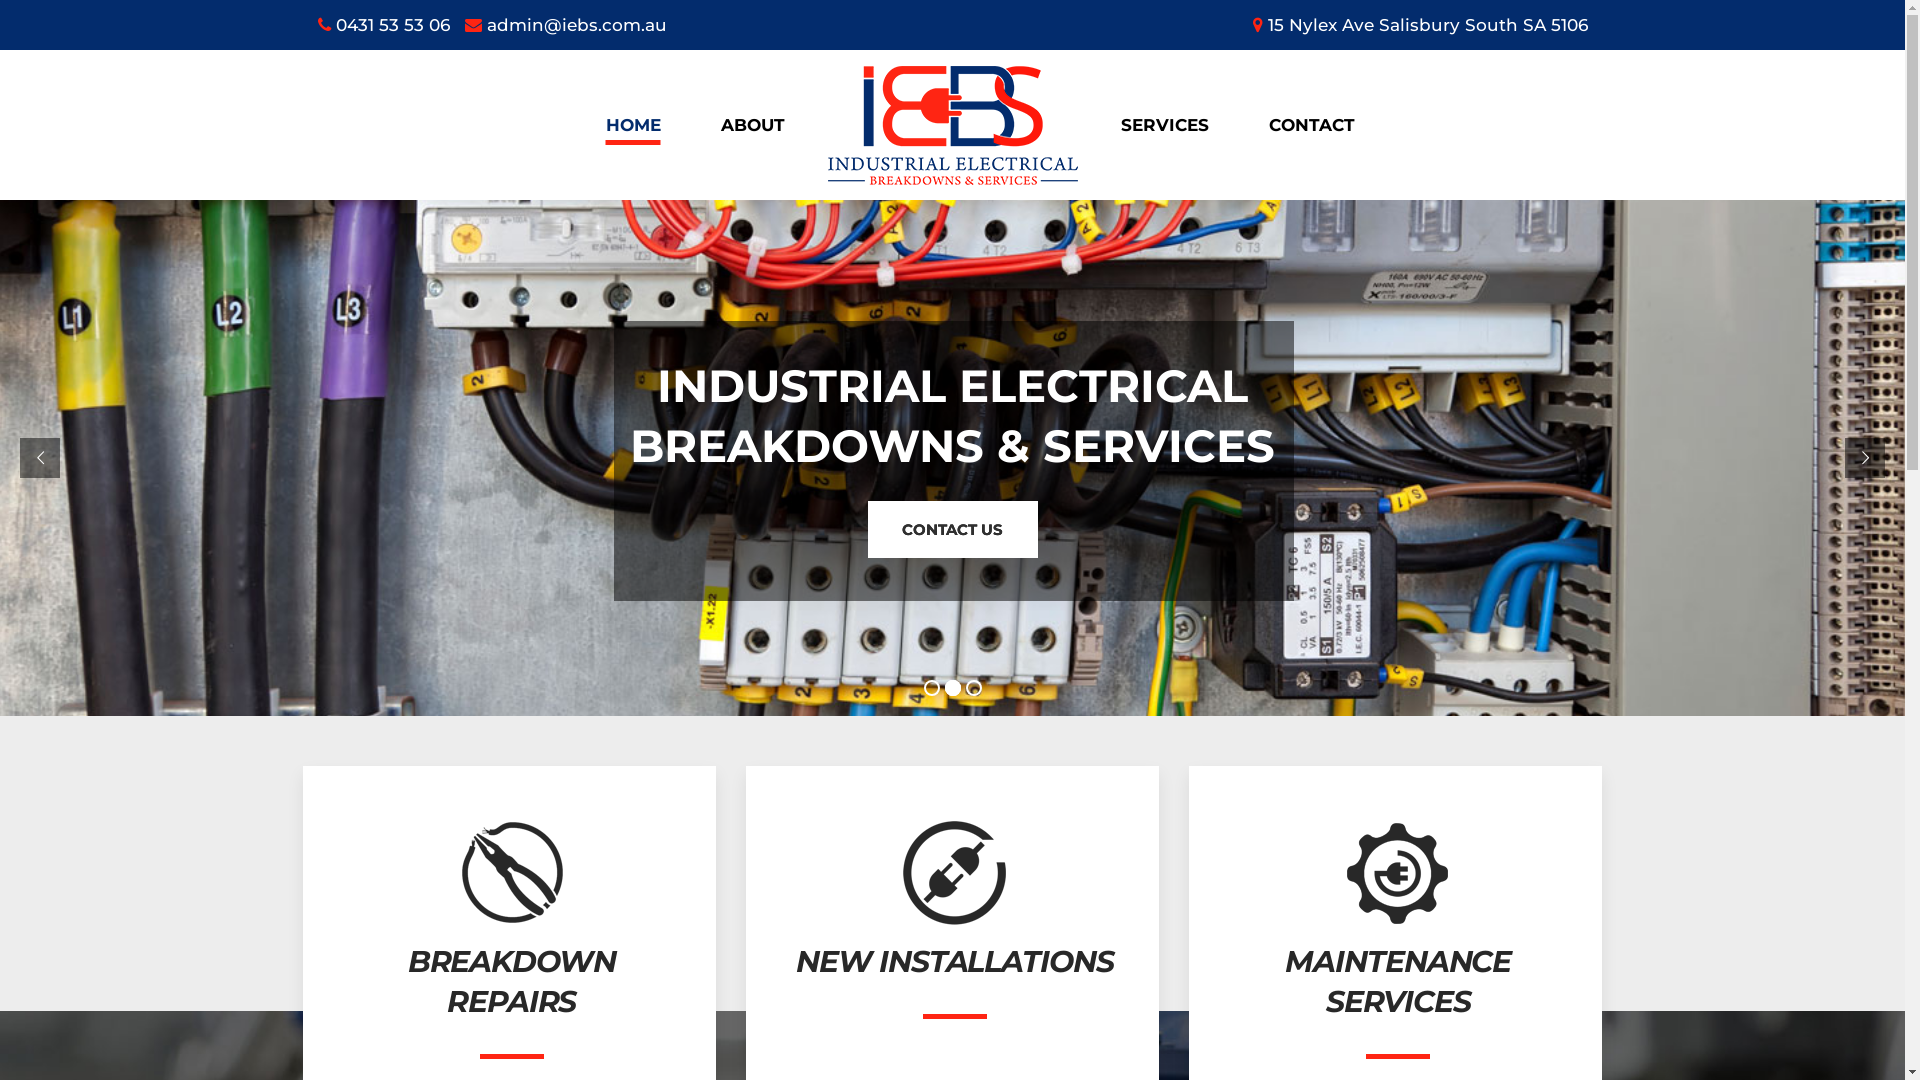 Image resolution: width=1920 pixels, height=1080 pixels. I want to click on '0431 53 53 06', so click(384, 24).